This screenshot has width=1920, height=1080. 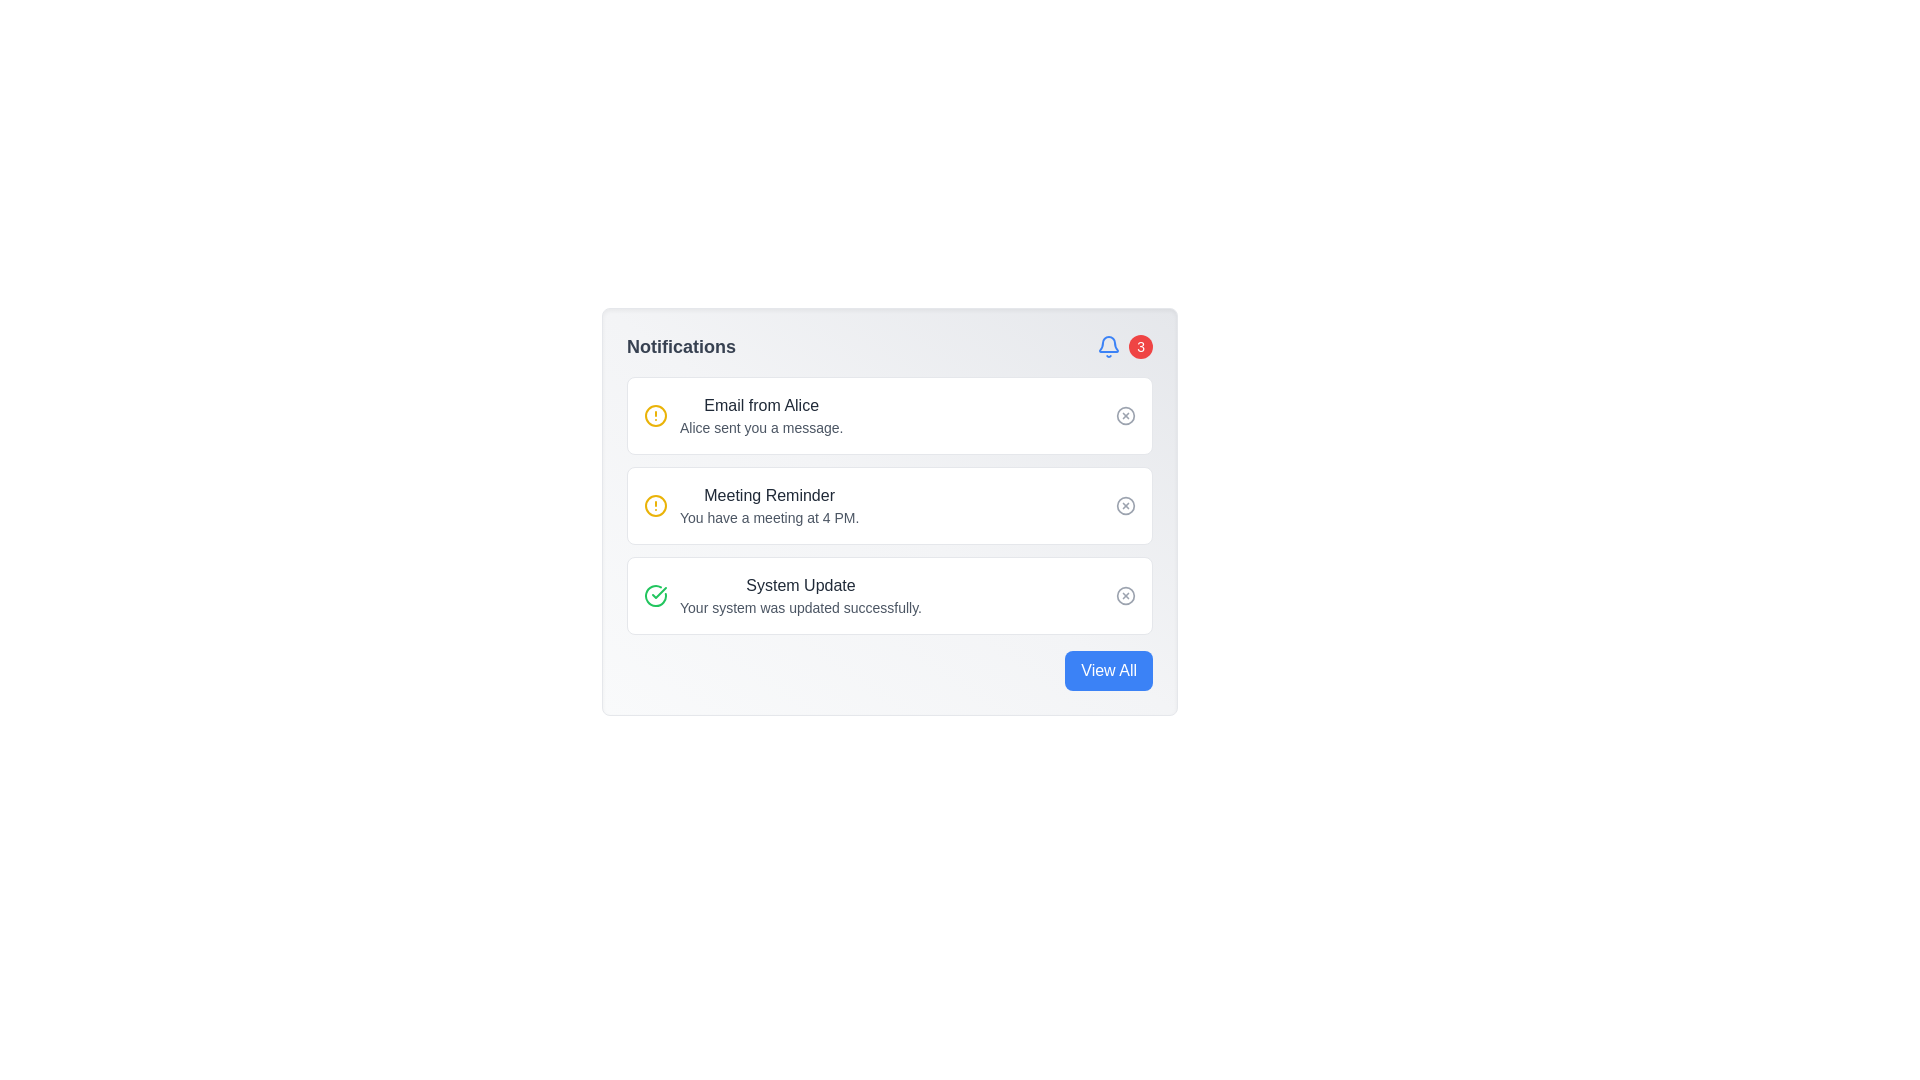 I want to click on the descriptive text of the notification tile titled 'Meeting Reminder', which provides details about an upcoming meeting scheduled for 4 PM, so click(x=768, y=516).